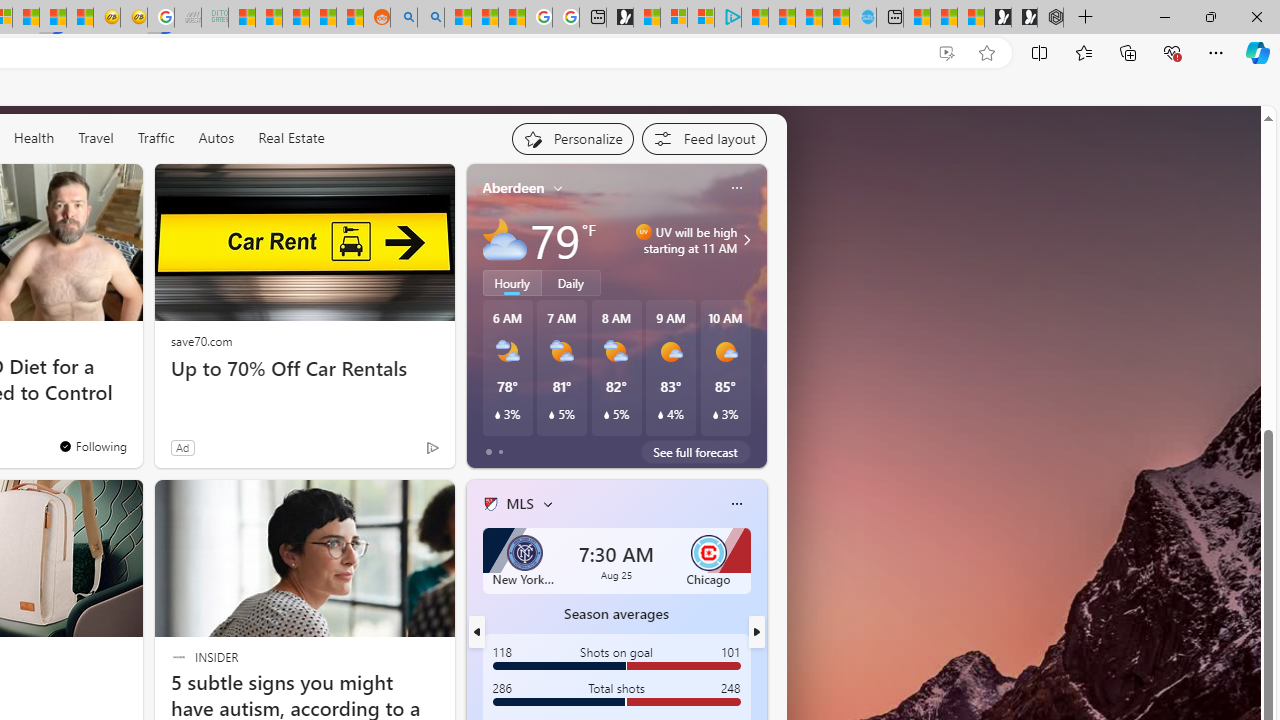 This screenshot has width=1280, height=720. What do you see at coordinates (715, 414) in the screenshot?
I see `'Class: weather-current-precipitation-glyph'` at bounding box center [715, 414].